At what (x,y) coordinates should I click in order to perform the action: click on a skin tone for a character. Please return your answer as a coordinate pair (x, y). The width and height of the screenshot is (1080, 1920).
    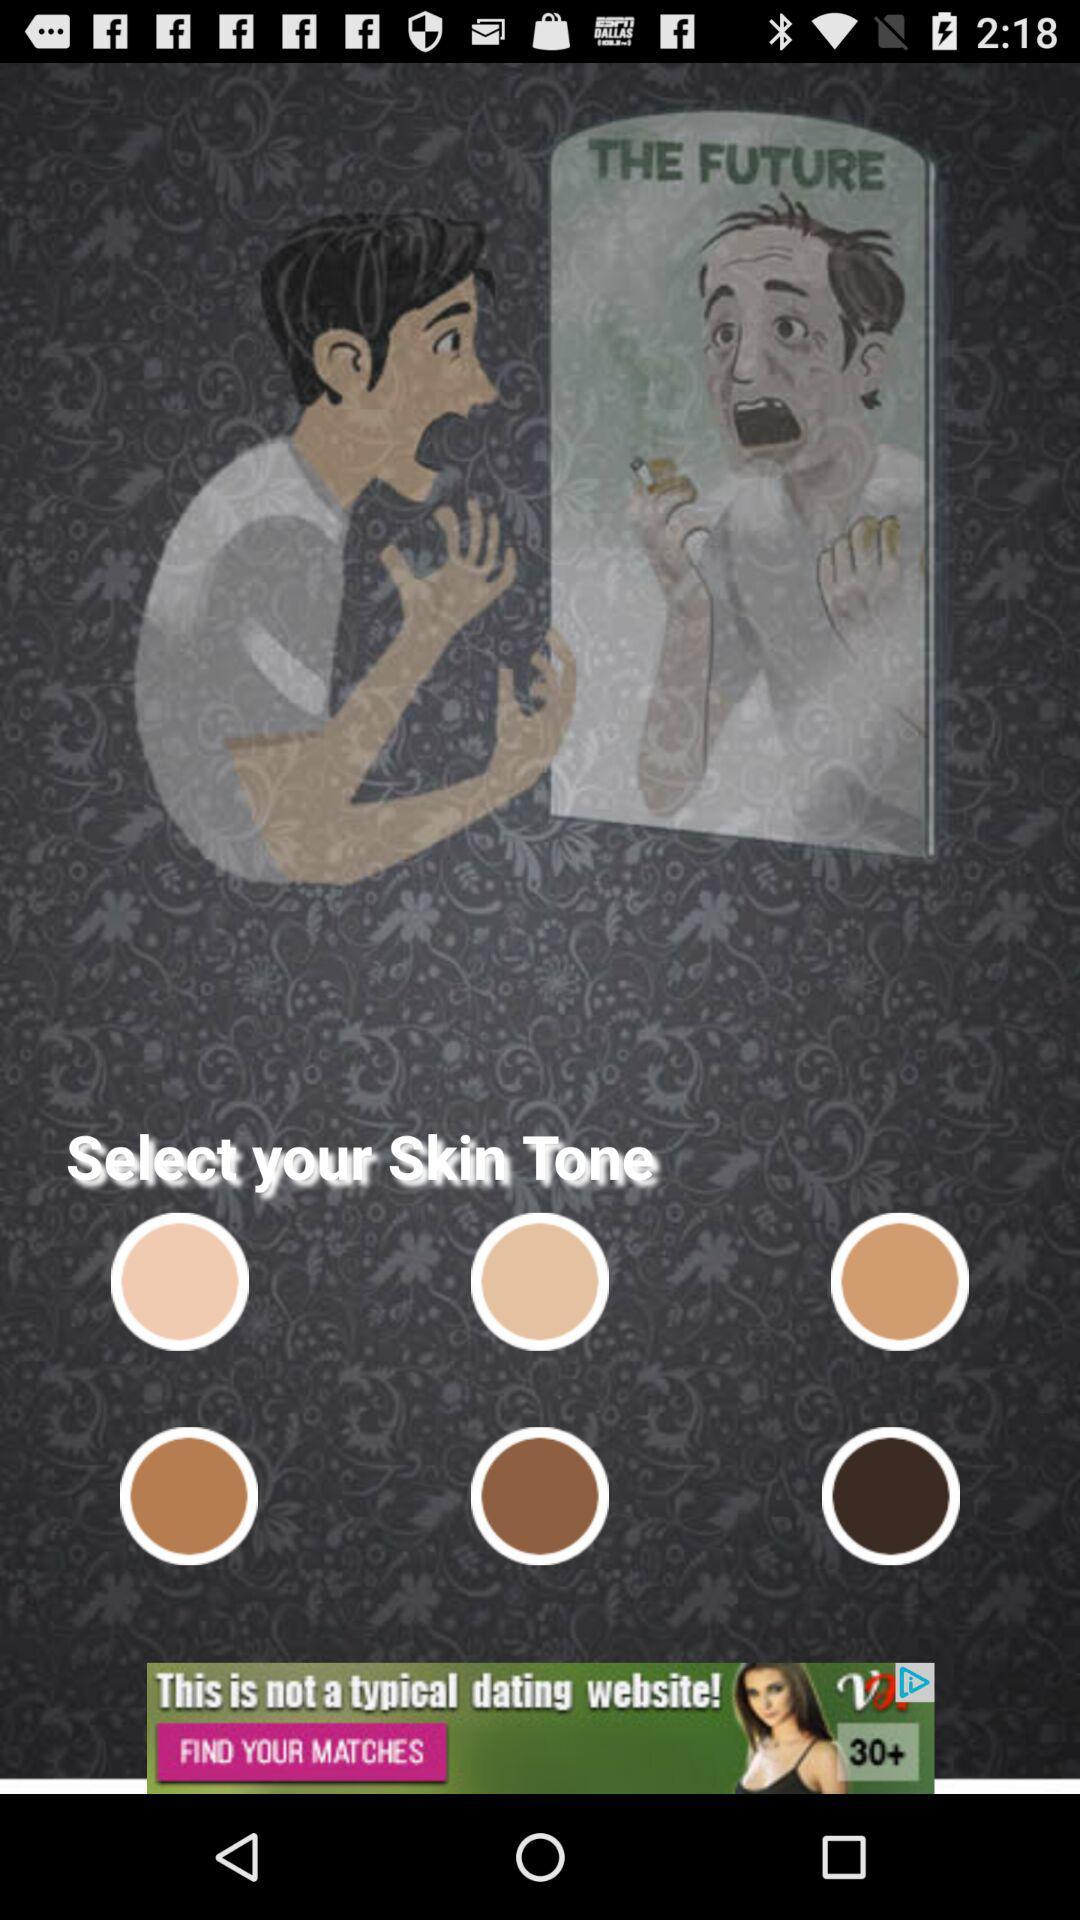
    Looking at the image, I should click on (540, 1496).